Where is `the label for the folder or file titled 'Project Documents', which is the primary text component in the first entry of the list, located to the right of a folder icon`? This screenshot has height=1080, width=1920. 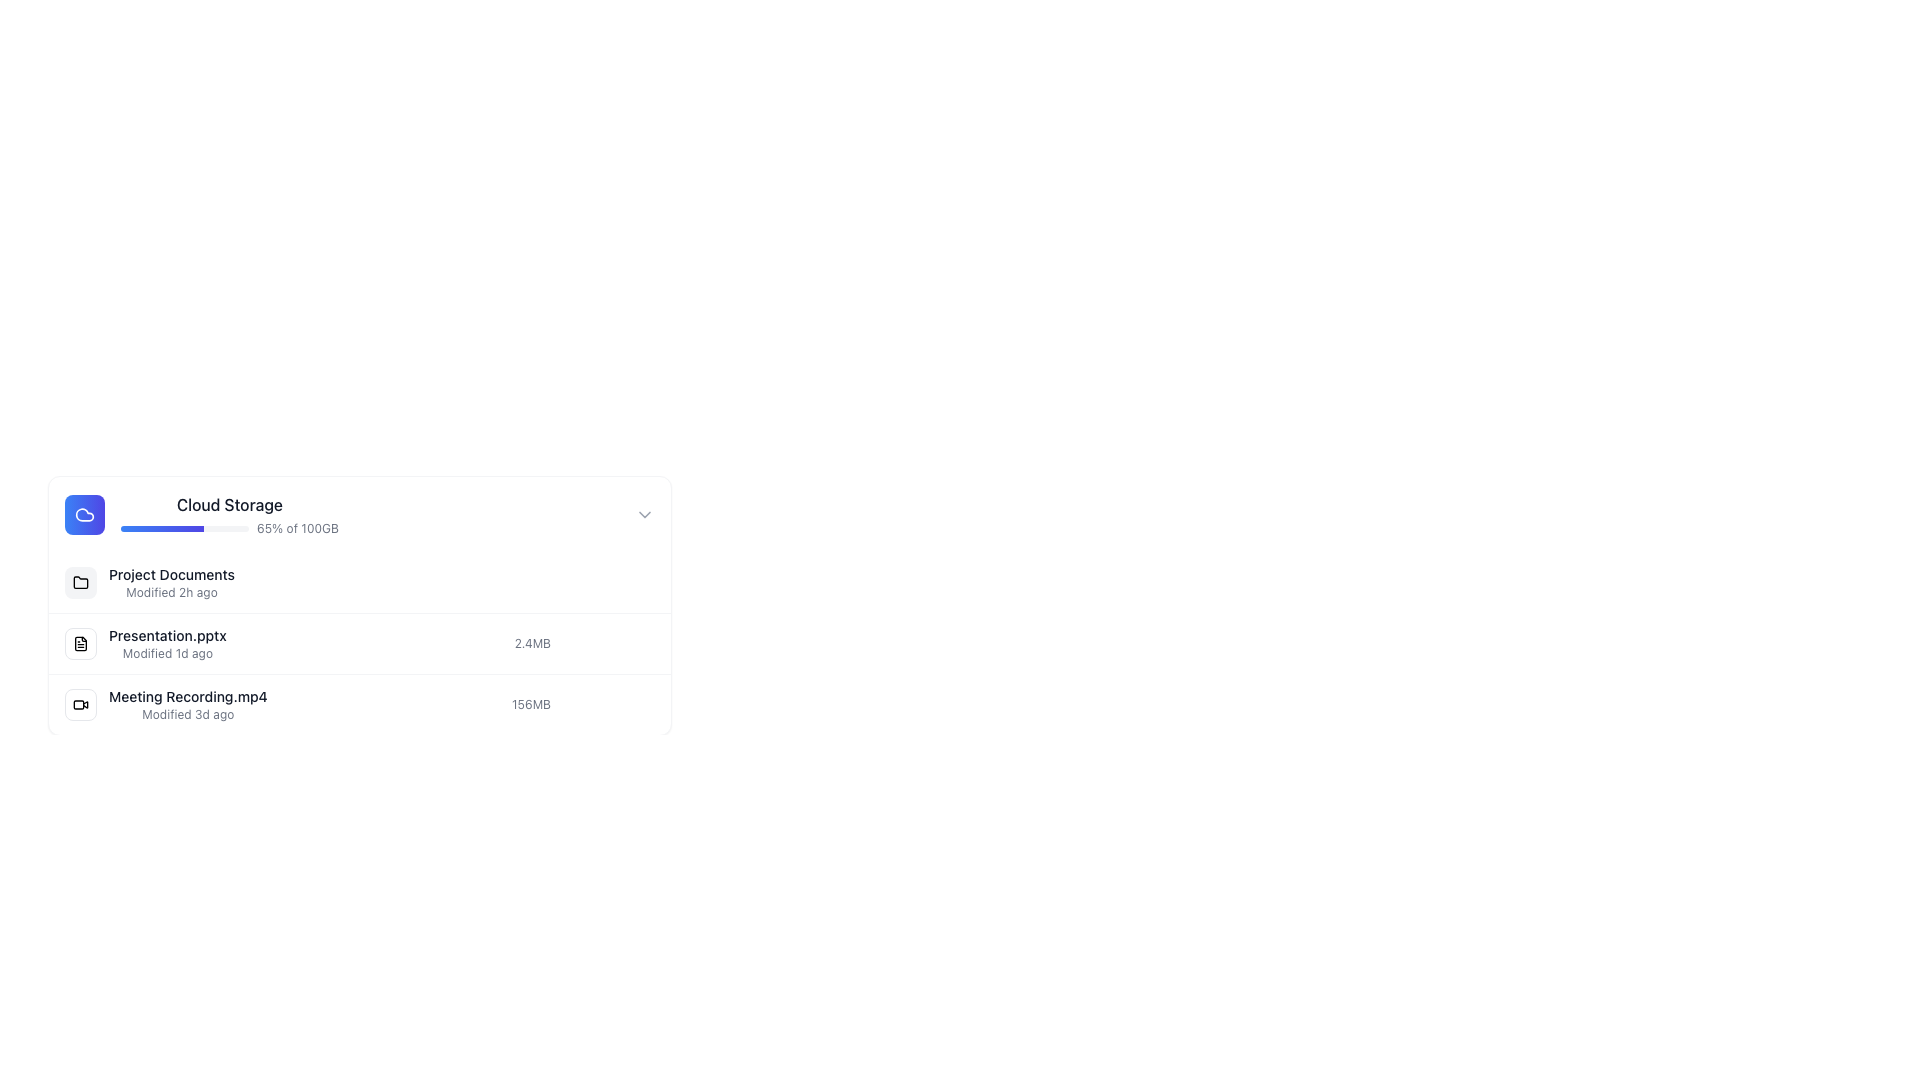 the label for the folder or file titled 'Project Documents', which is the primary text component in the first entry of the list, located to the right of a folder icon is located at coordinates (172, 574).